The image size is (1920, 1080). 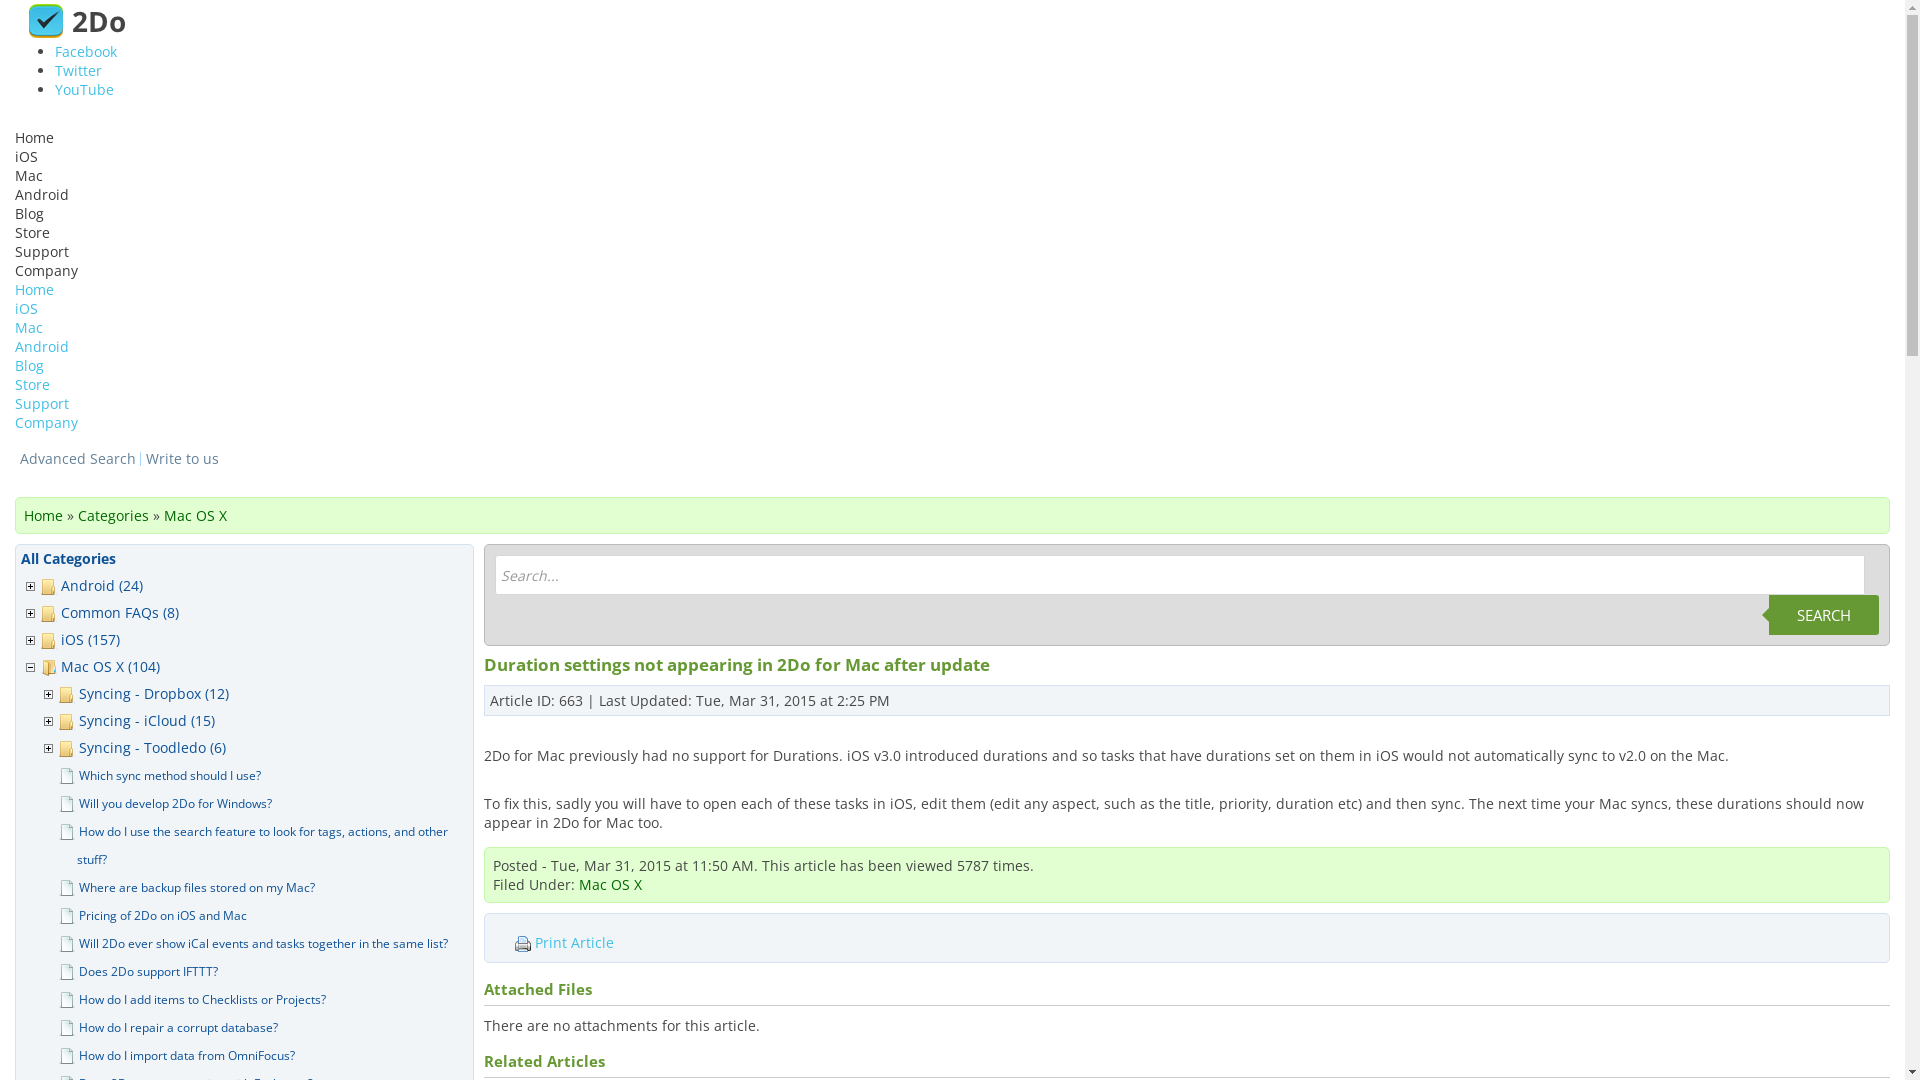 What do you see at coordinates (182, 1027) in the screenshot?
I see `'How do I repair a corrupt database?'` at bounding box center [182, 1027].